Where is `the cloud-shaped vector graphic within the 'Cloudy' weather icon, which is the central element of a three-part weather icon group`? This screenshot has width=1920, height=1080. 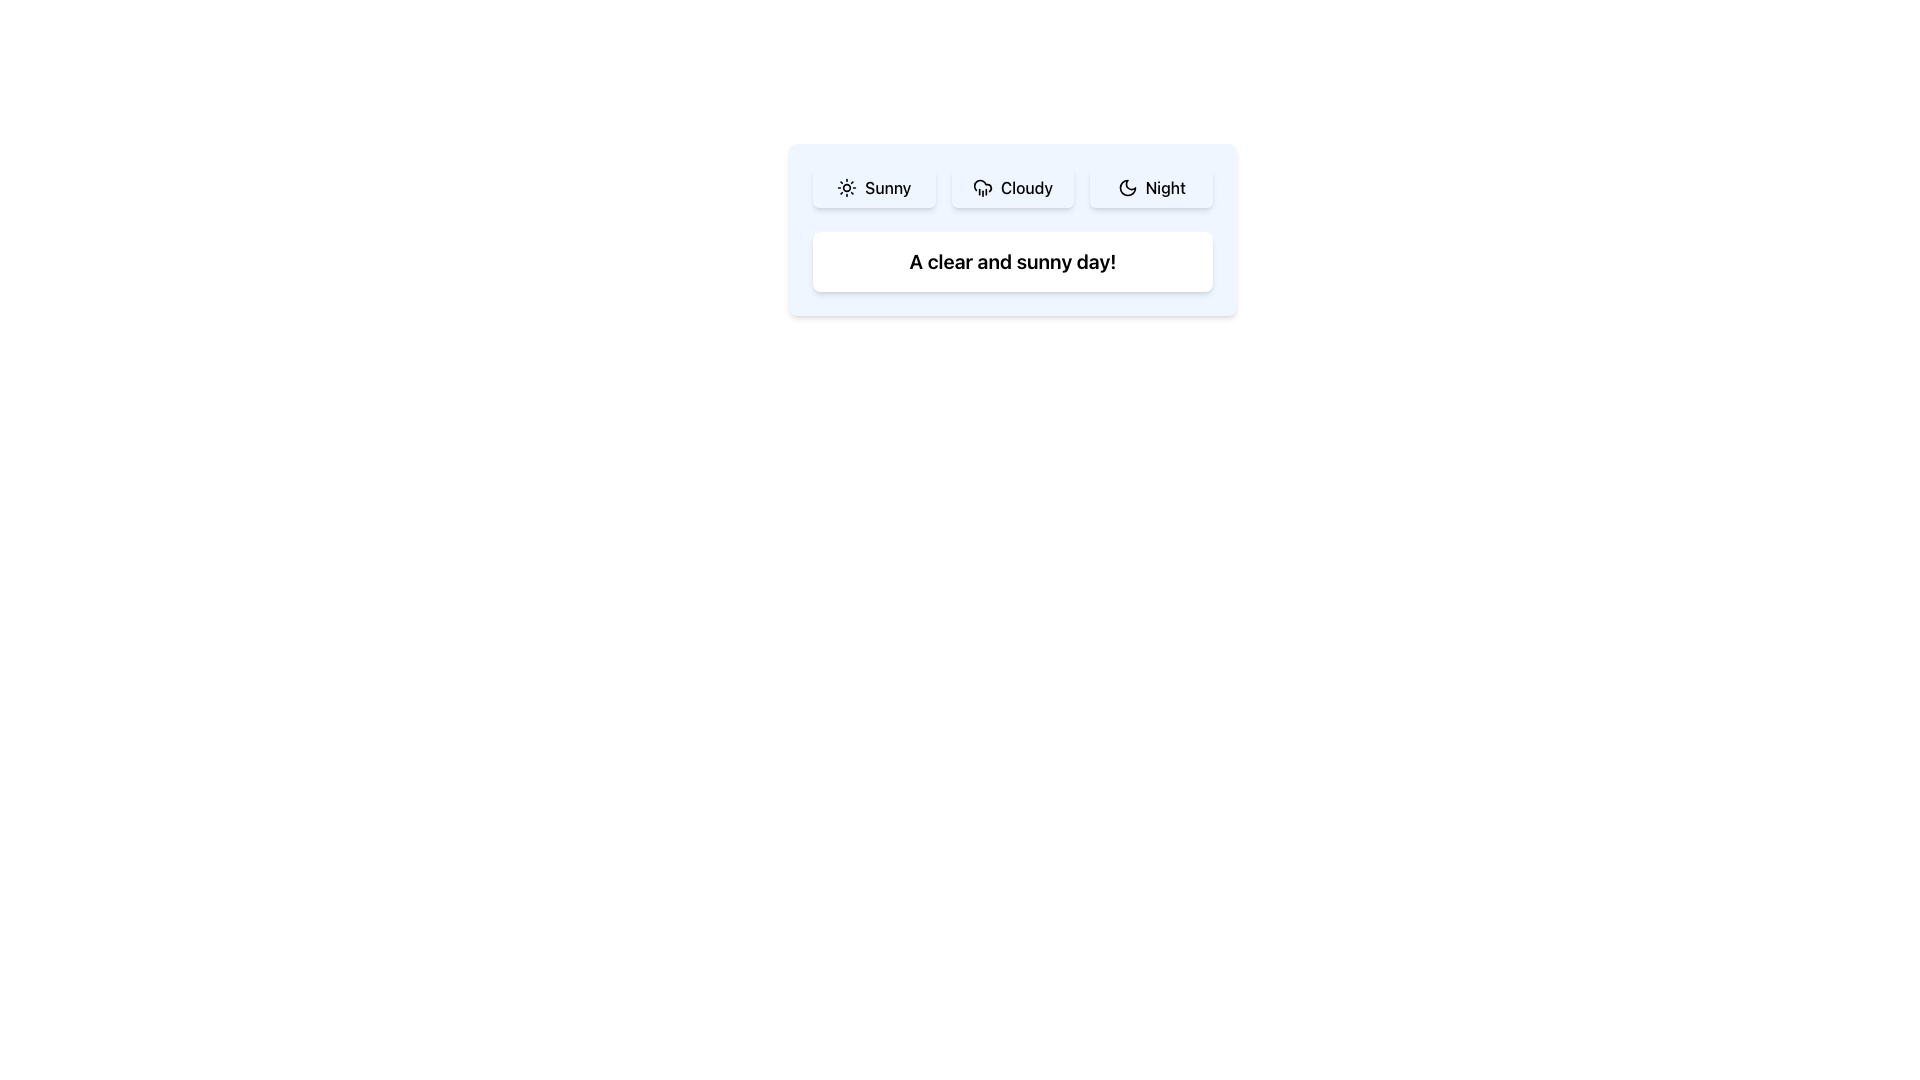
the cloud-shaped vector graphic within the 'Cloudy' weather icon, which is the central element of a three-part weather icon group is located at coordinates (982, 185).